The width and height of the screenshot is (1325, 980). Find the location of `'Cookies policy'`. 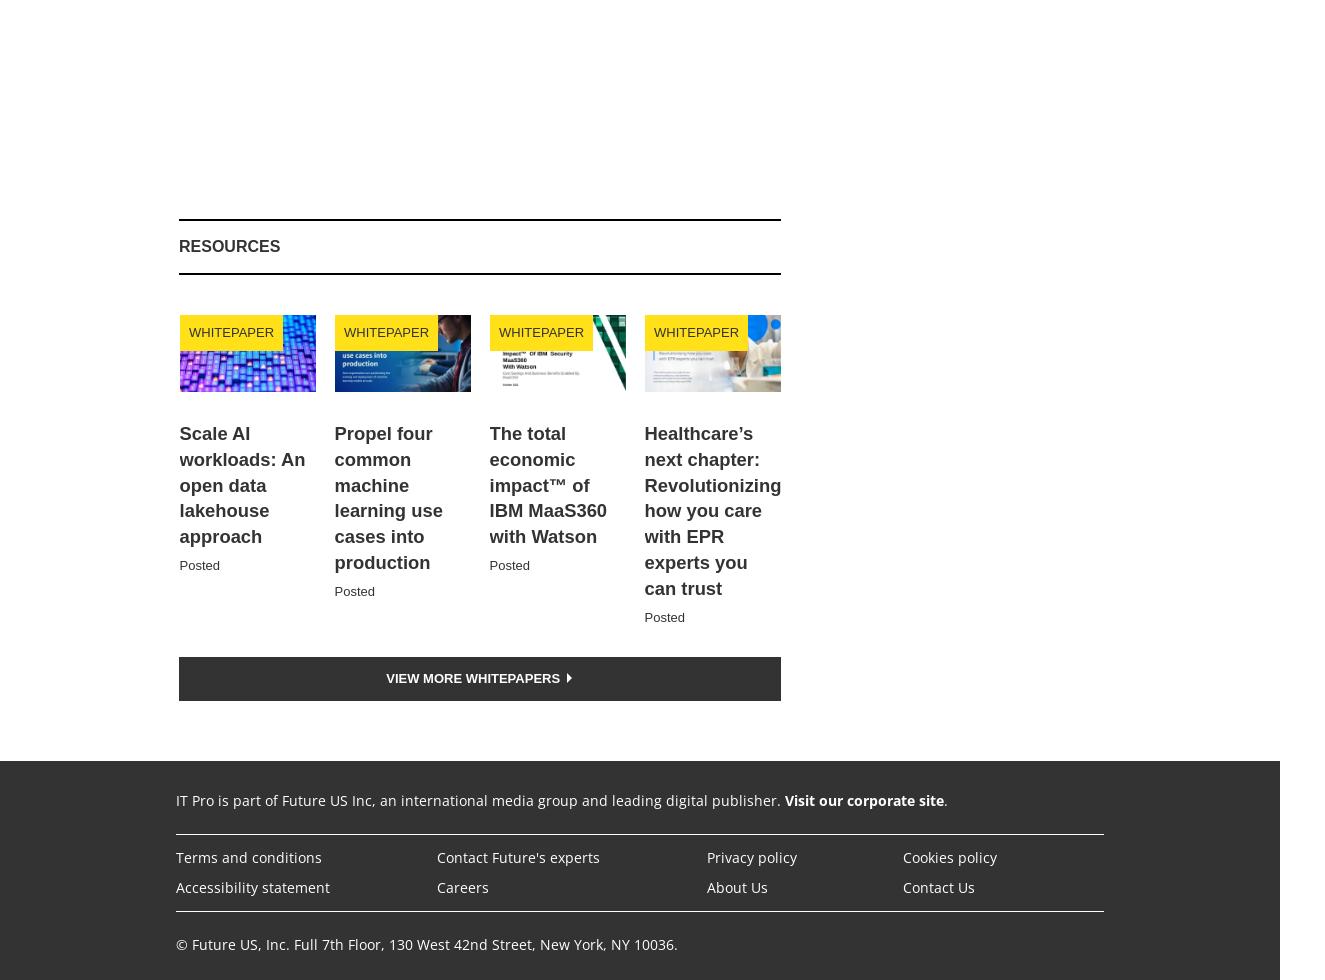

'Cookies policy' is located at coordinates (949, 856).